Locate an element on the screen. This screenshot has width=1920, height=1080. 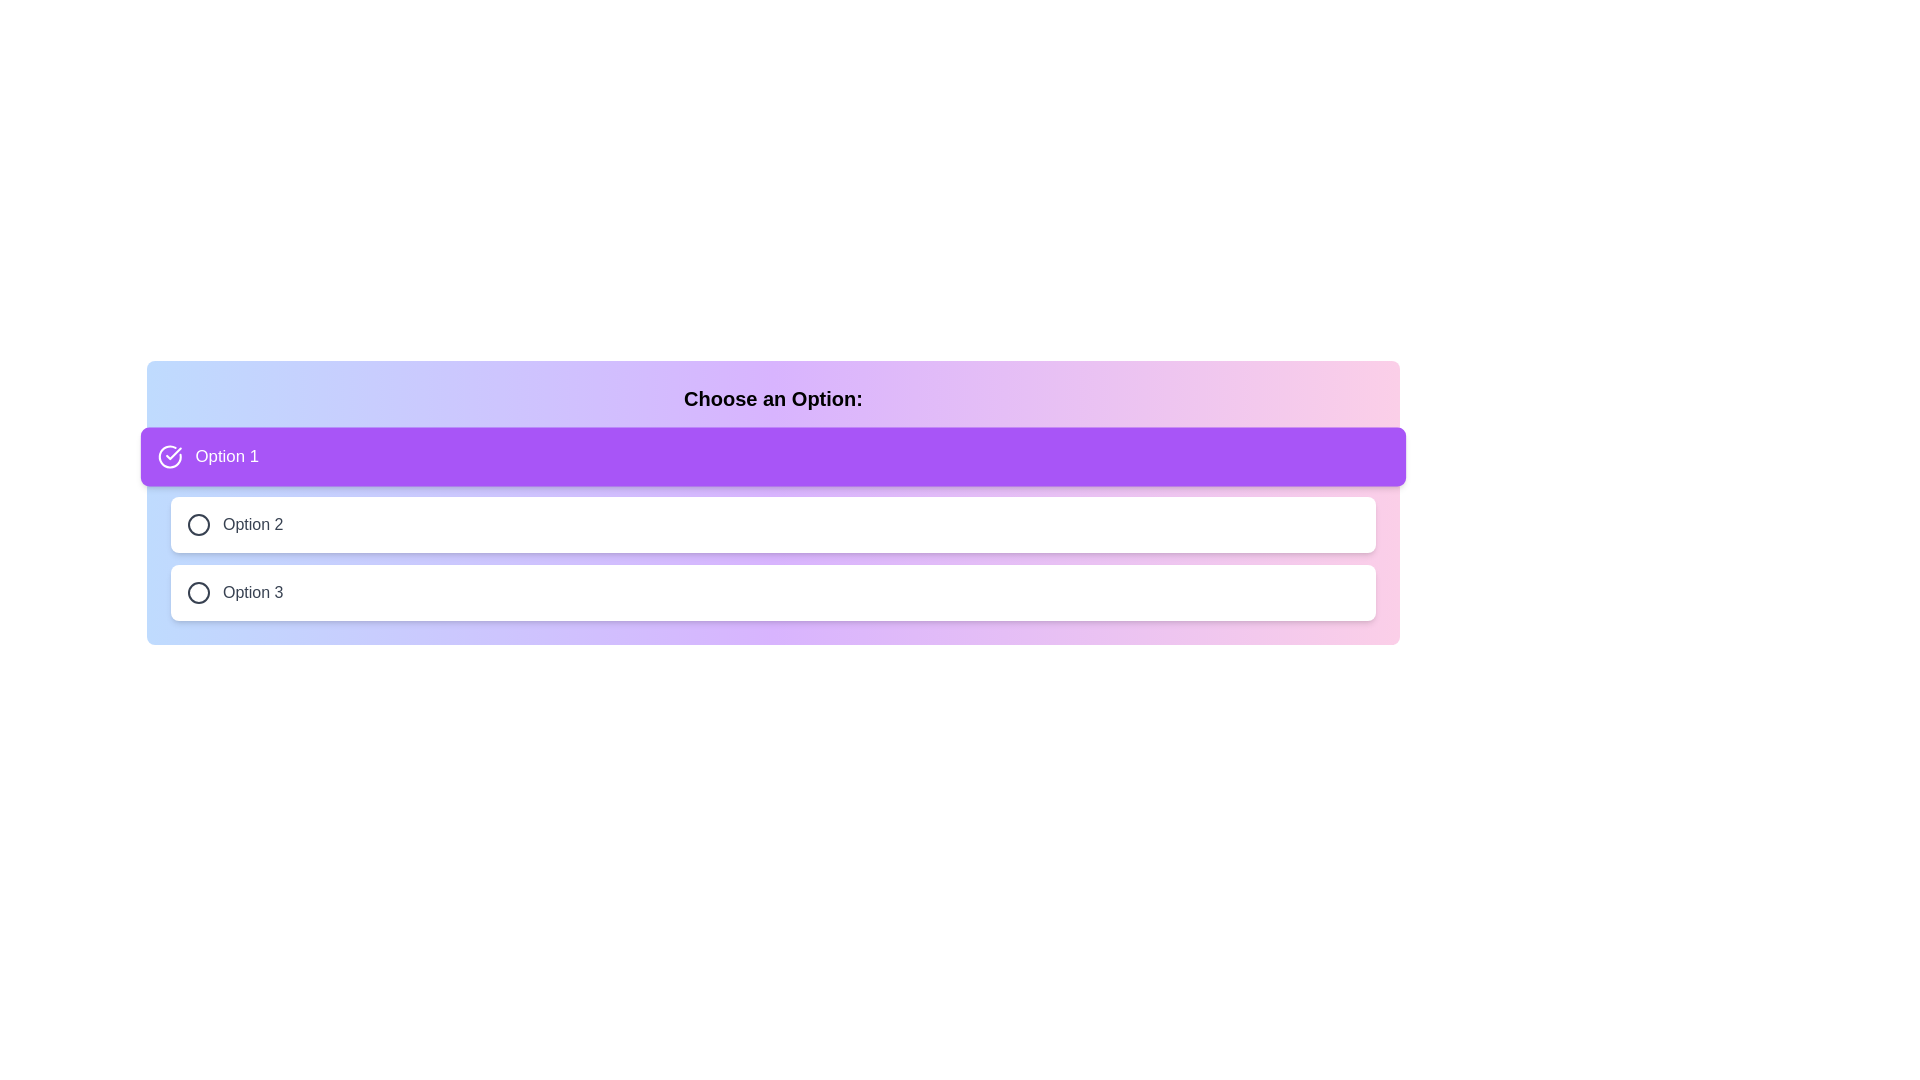
the checkmark icon within the circular border, which is located to the left of the text 'Option 1' is located at coordinates (173, 453).